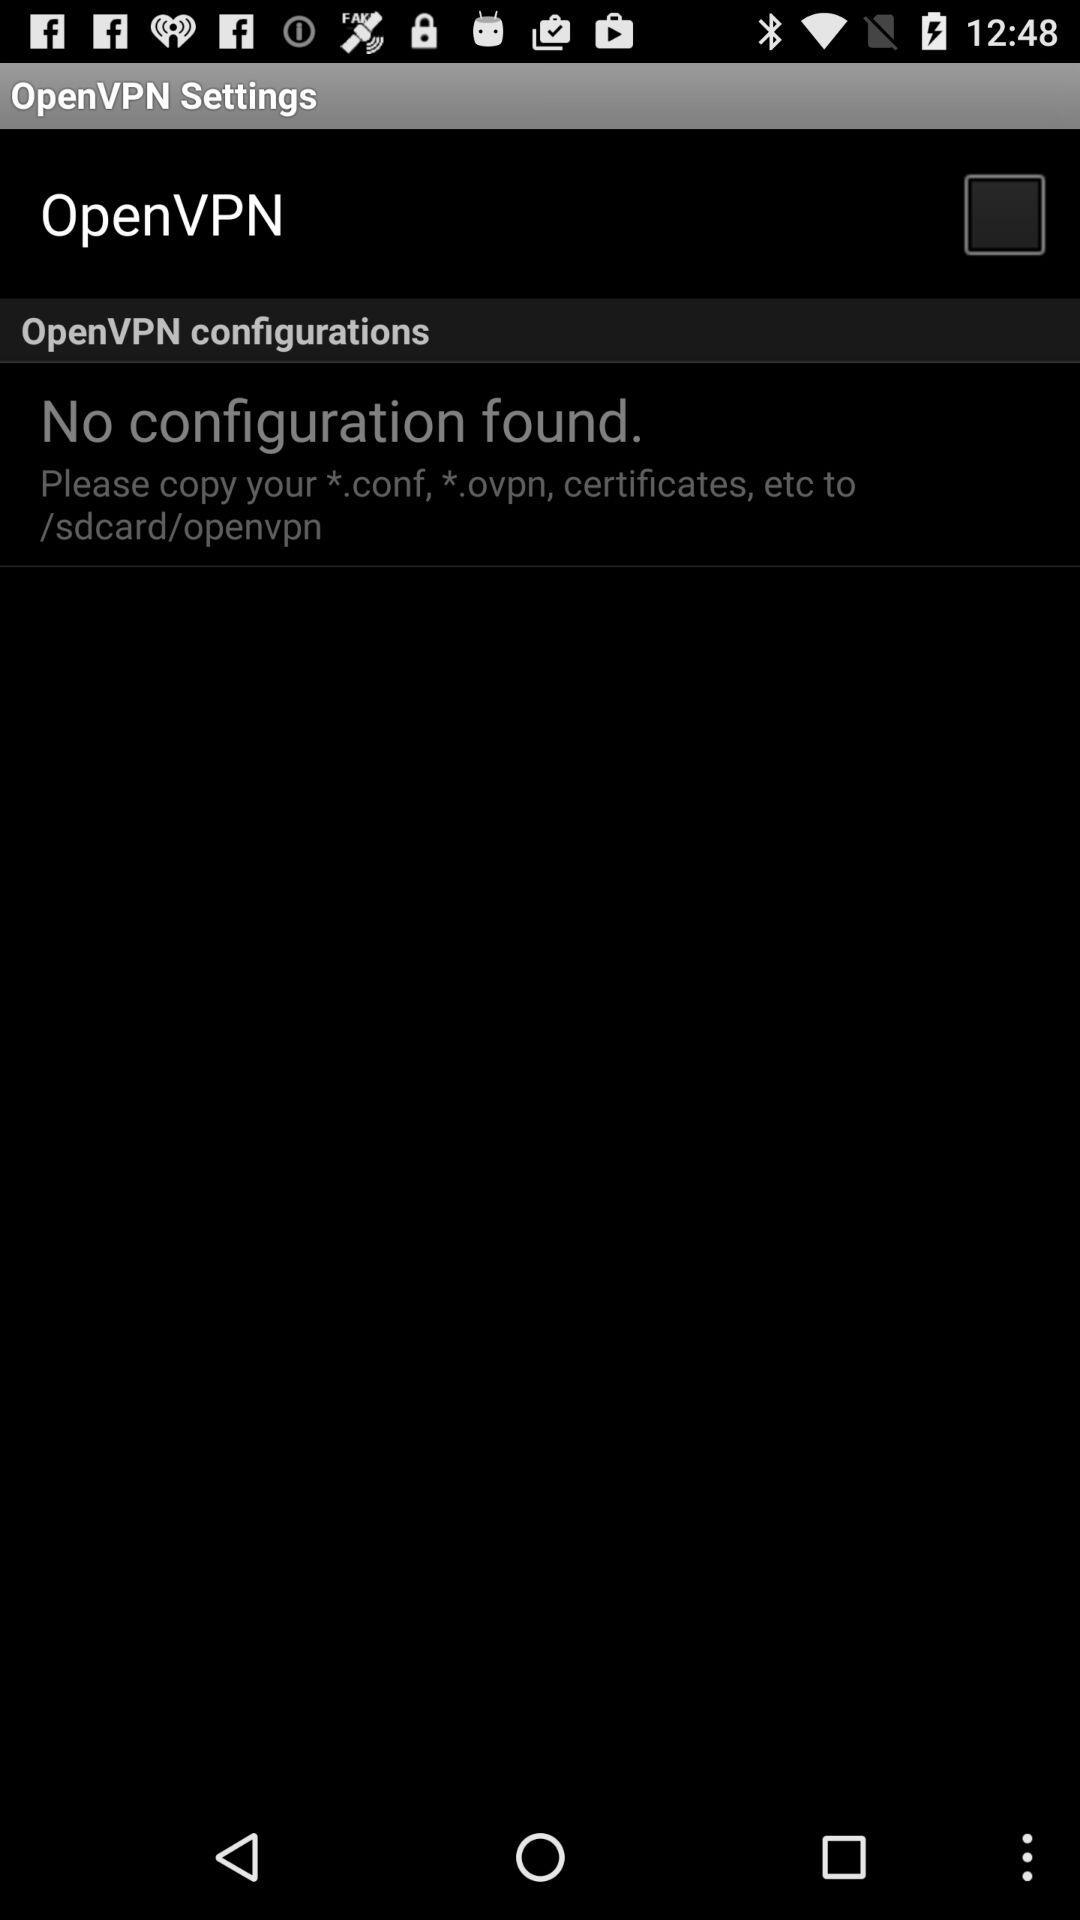 Image resolution: width=1080 pixels, height=1920 pixels. What do you see at coordinates (453, 503) in the screenshot?
I see `the app below the no configuration found. icon` at bounding box center [453, 503].